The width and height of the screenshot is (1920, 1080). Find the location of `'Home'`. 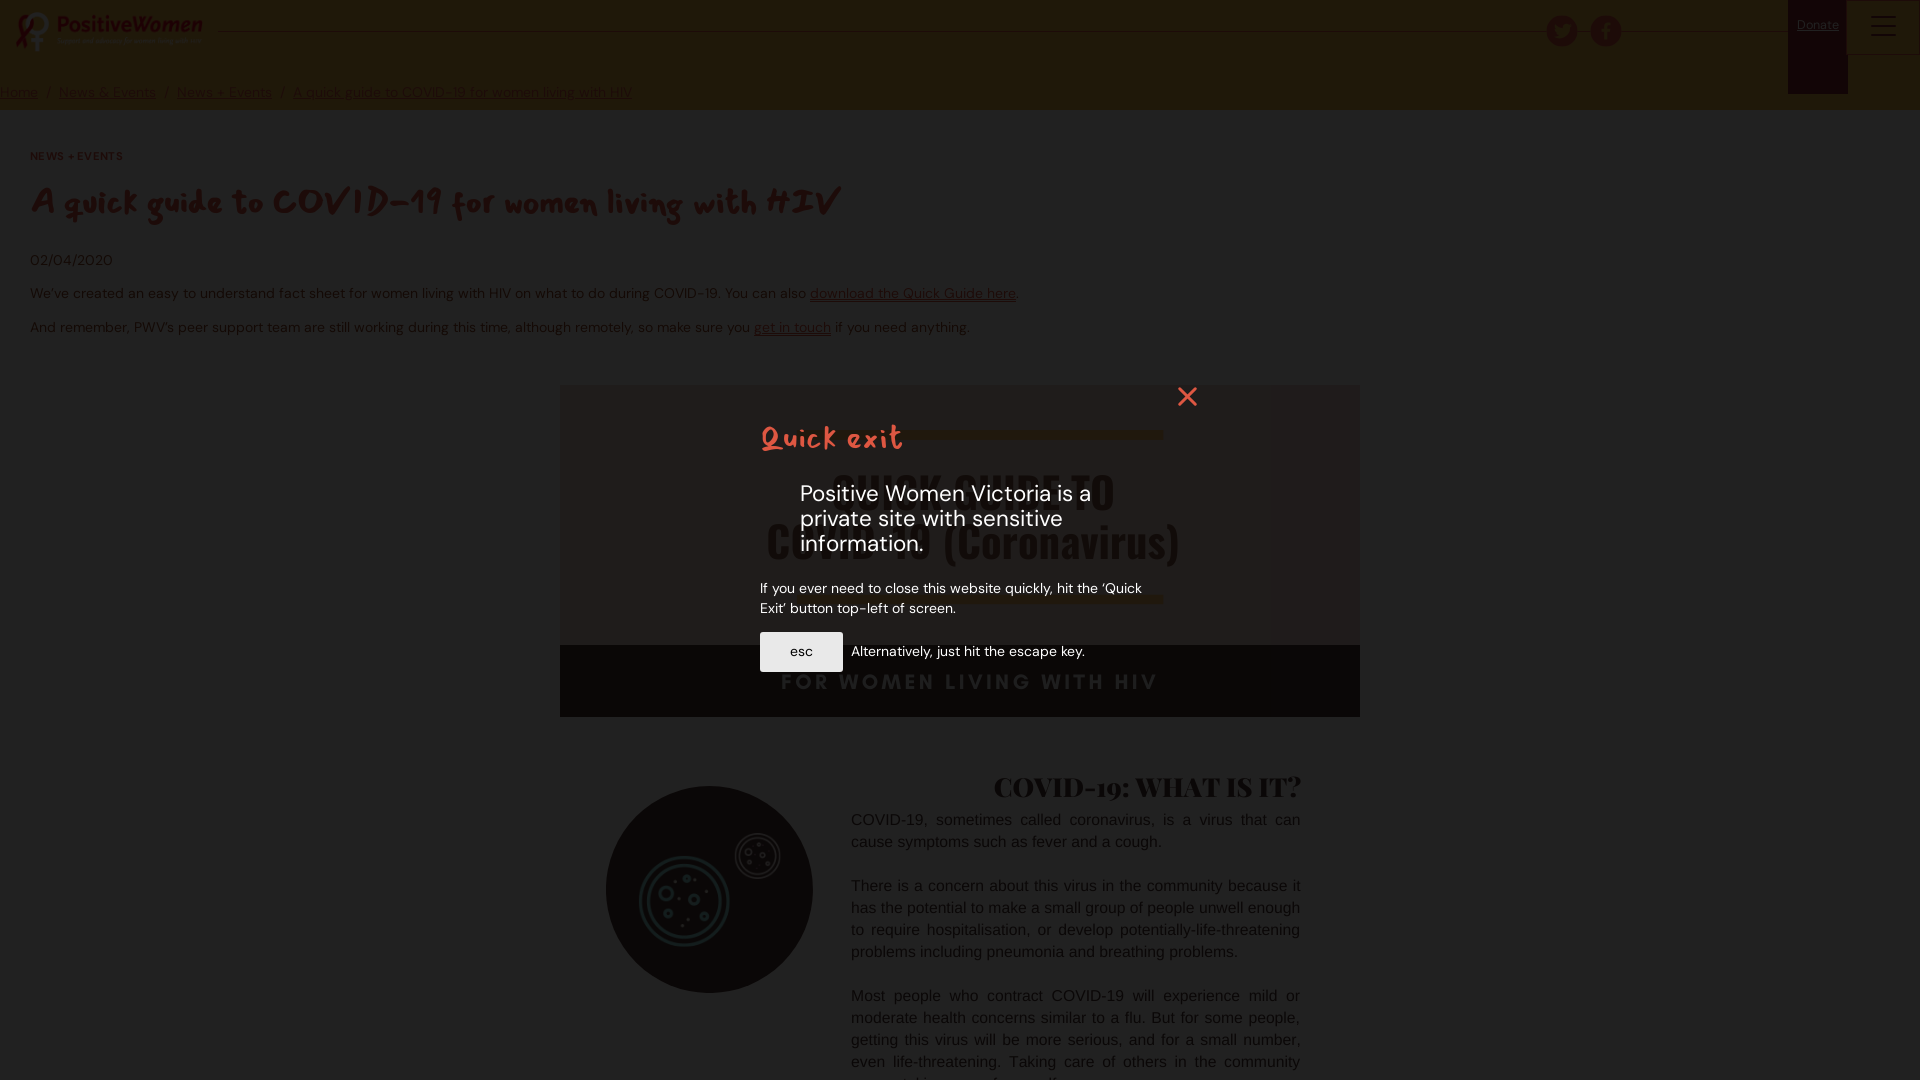

'Home' is located at coordinates (19, 92).